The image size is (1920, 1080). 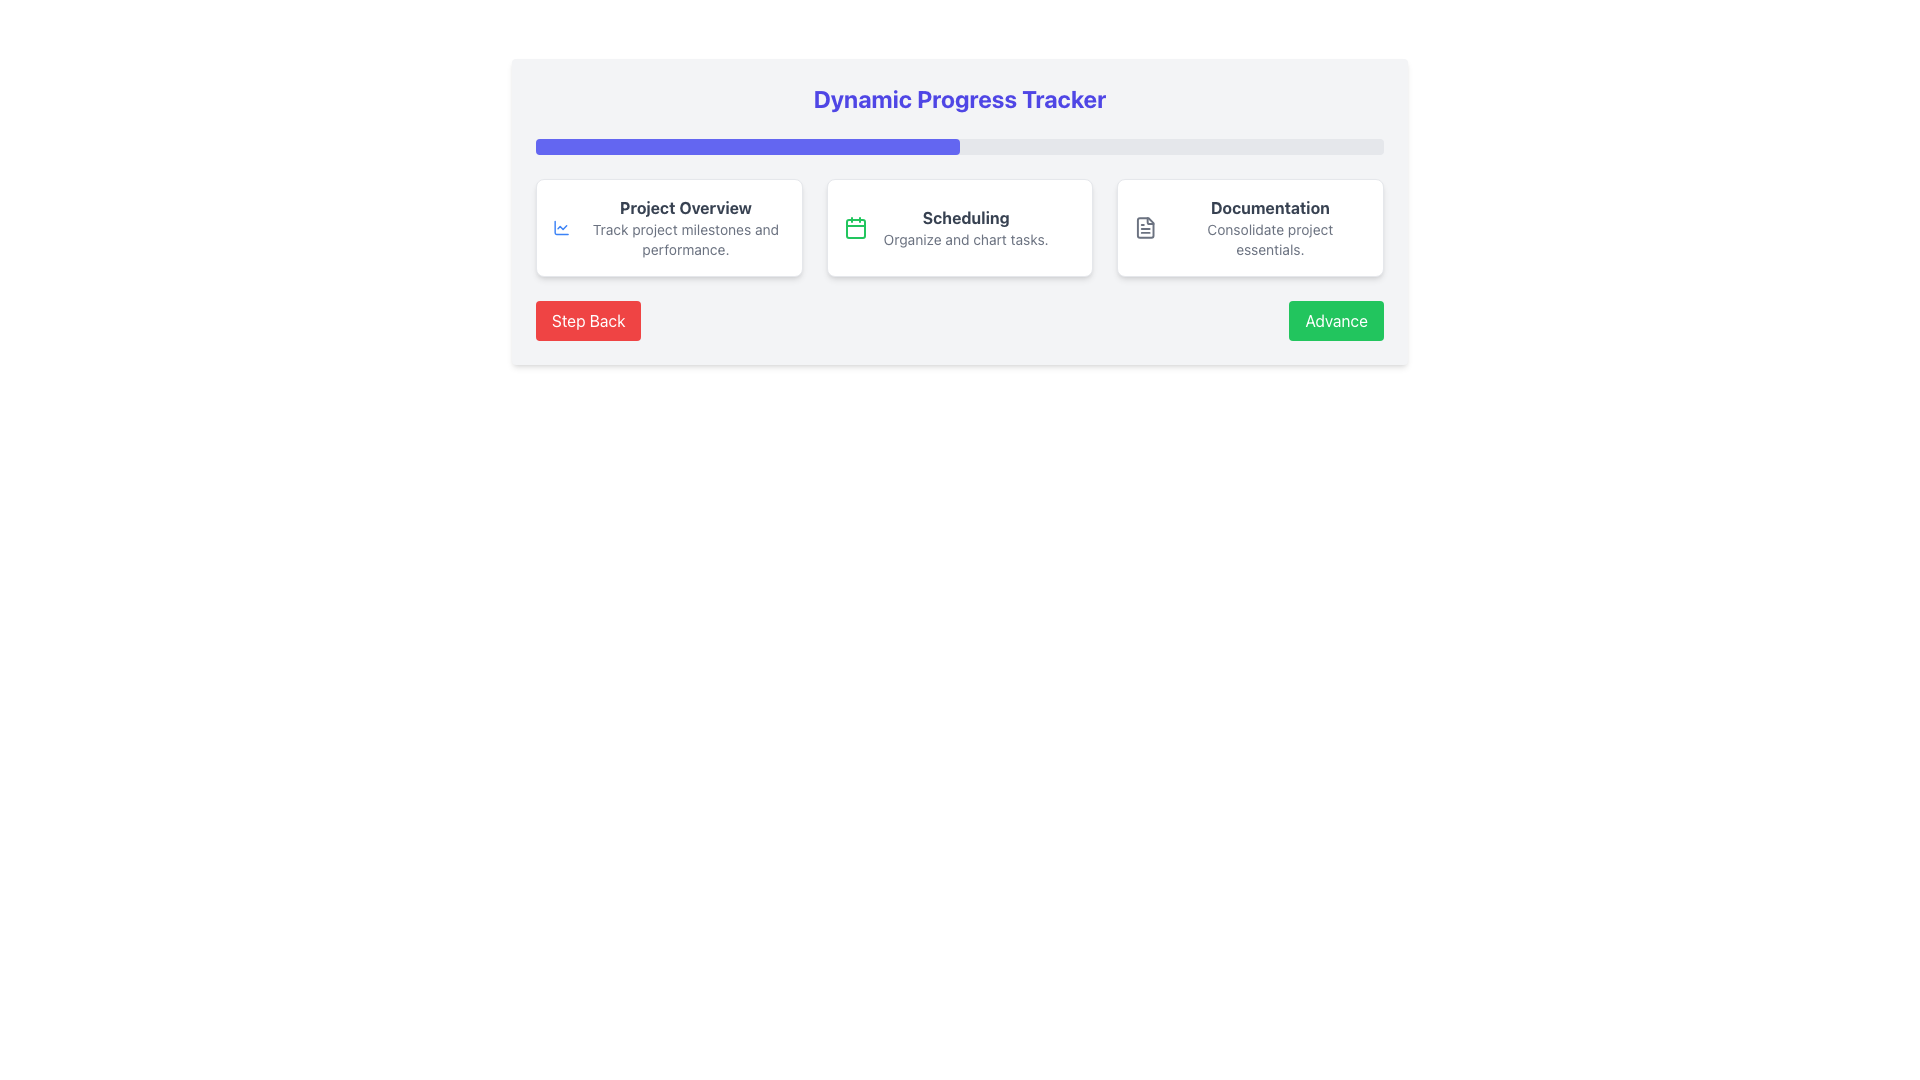 I want to click on the textual description block within the middle card of the three horizontally aligned cards in the 'Dynamic Progress Tracker' section, which provides information about the scheduling feature, so click(x=966, y=226).